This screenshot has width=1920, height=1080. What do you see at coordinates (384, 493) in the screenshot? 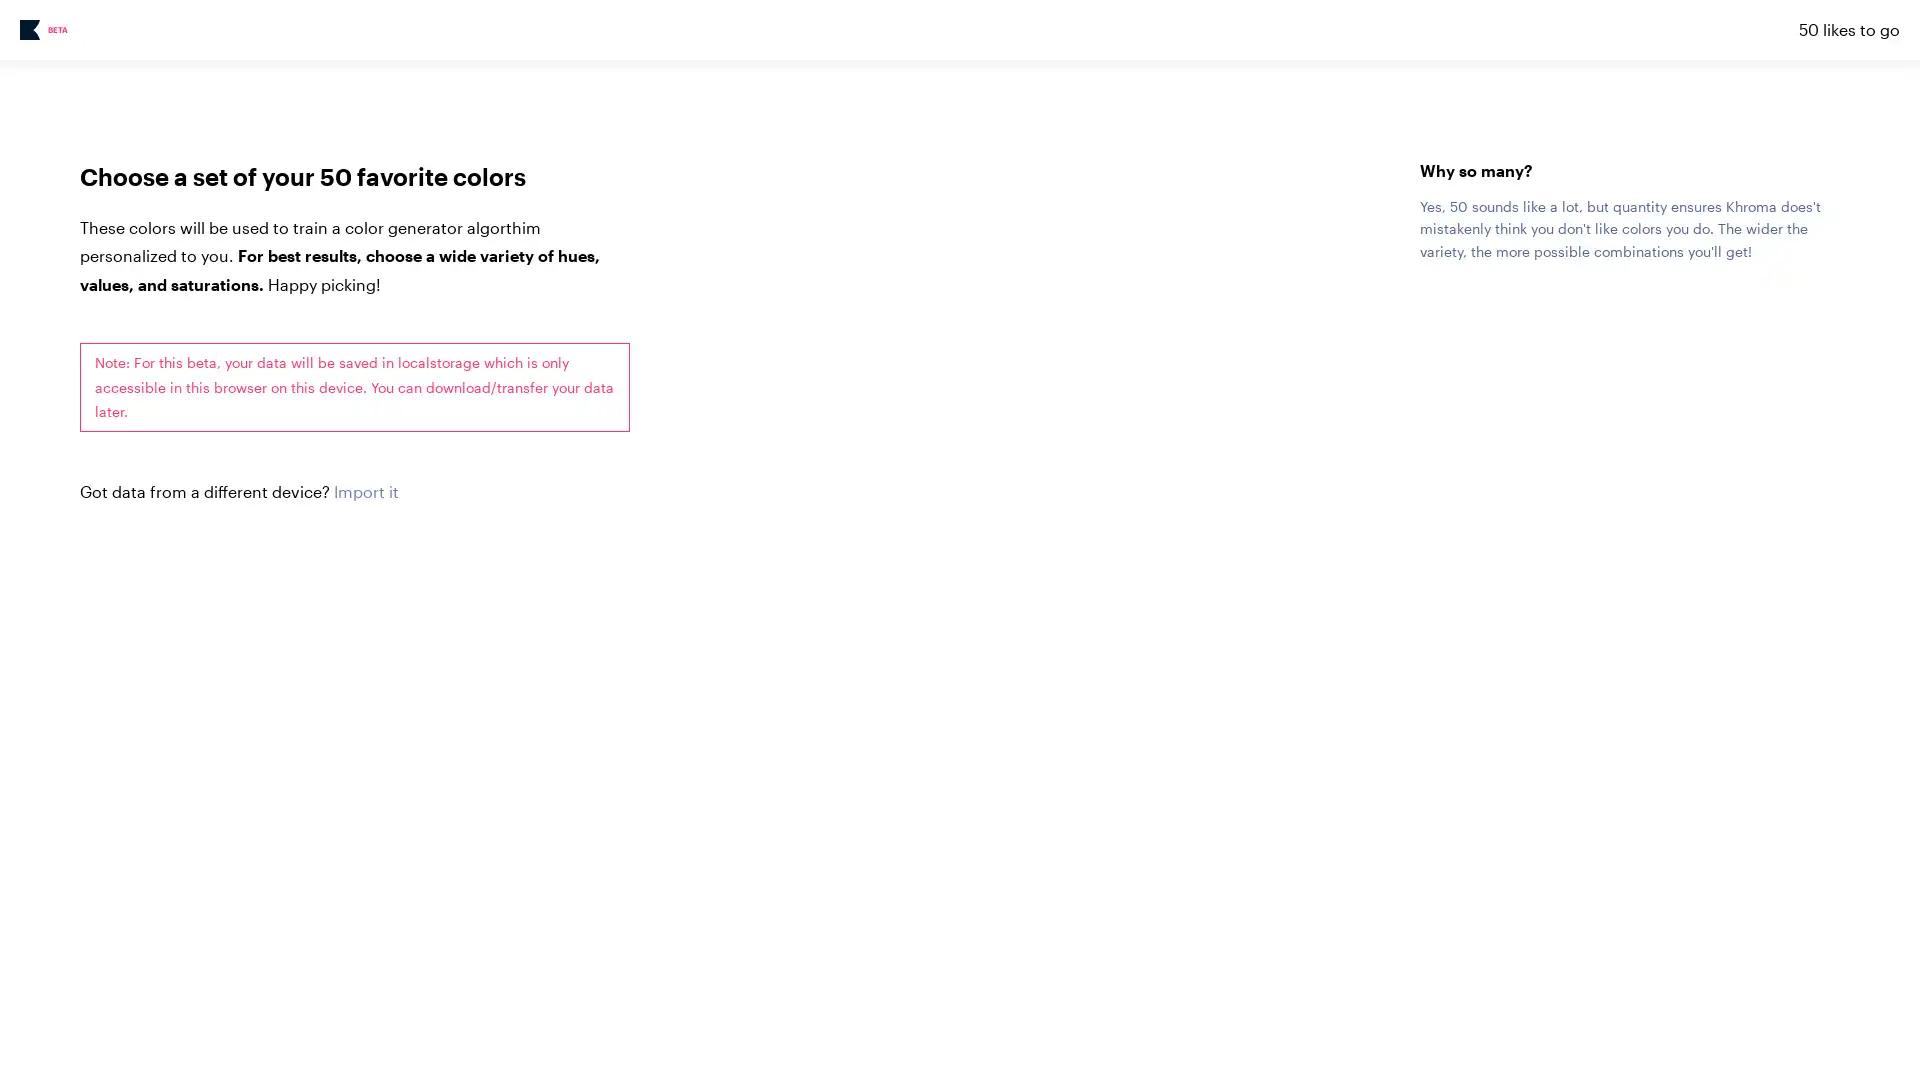
I see `Choose File` at bounding box center [384, 493].